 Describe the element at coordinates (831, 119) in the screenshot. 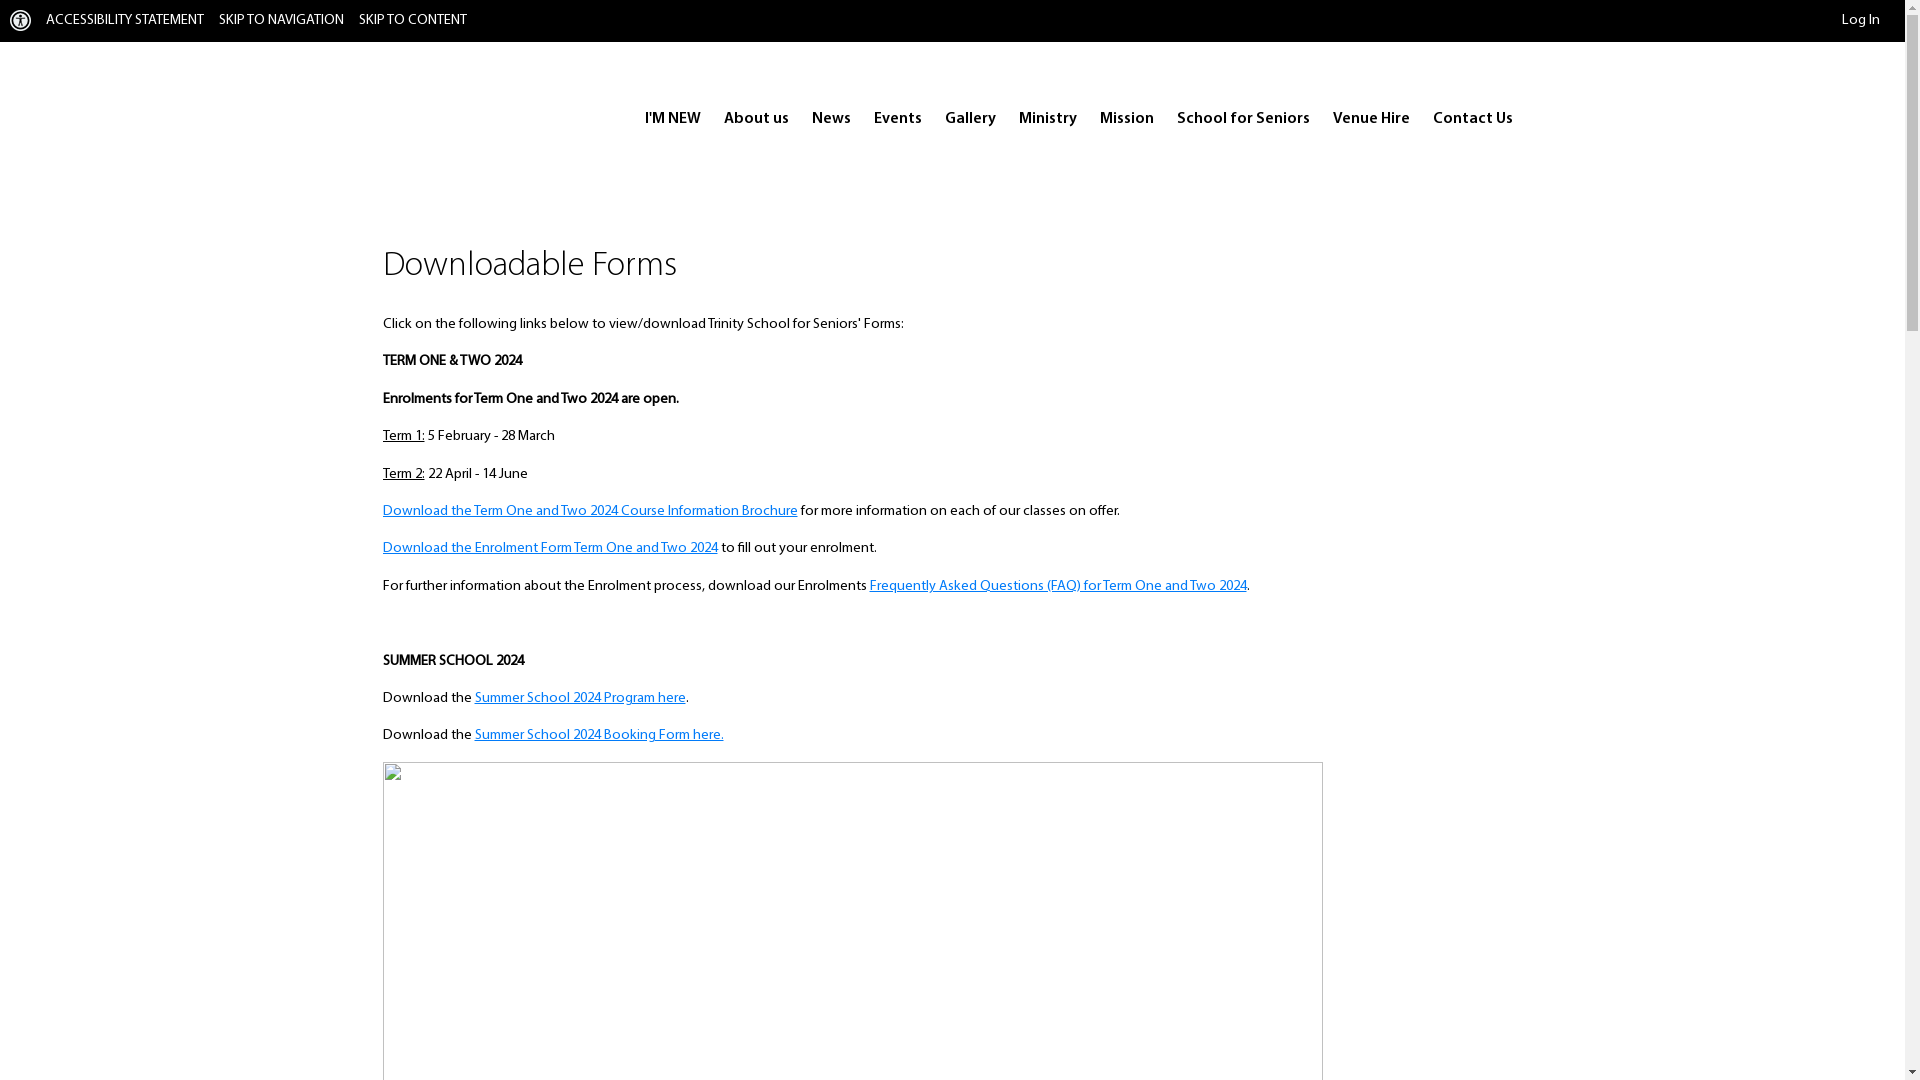

I see `'News'` at that location.